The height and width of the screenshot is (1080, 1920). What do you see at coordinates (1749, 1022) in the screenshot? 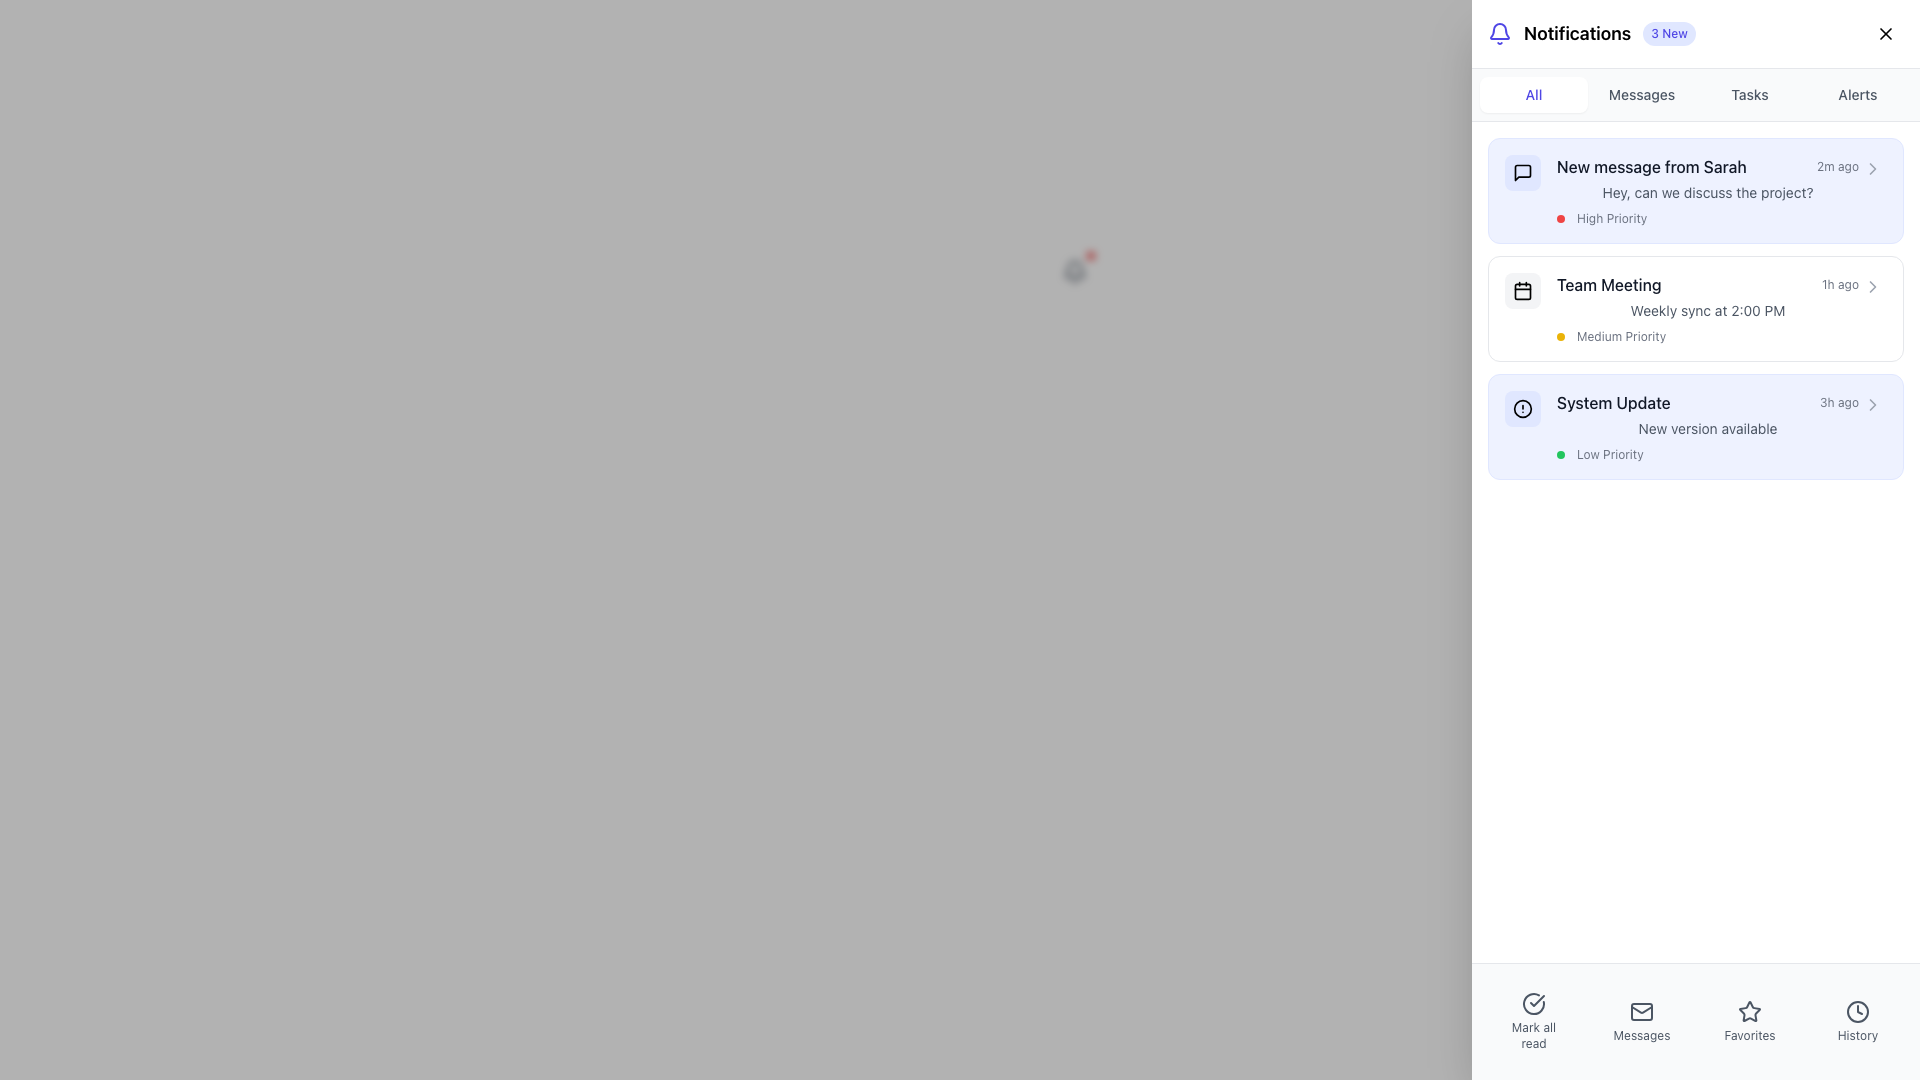
I see `the 'Favorites' button, which is an outlined star icon with a label below it` at bounding box center [1749, 1022].